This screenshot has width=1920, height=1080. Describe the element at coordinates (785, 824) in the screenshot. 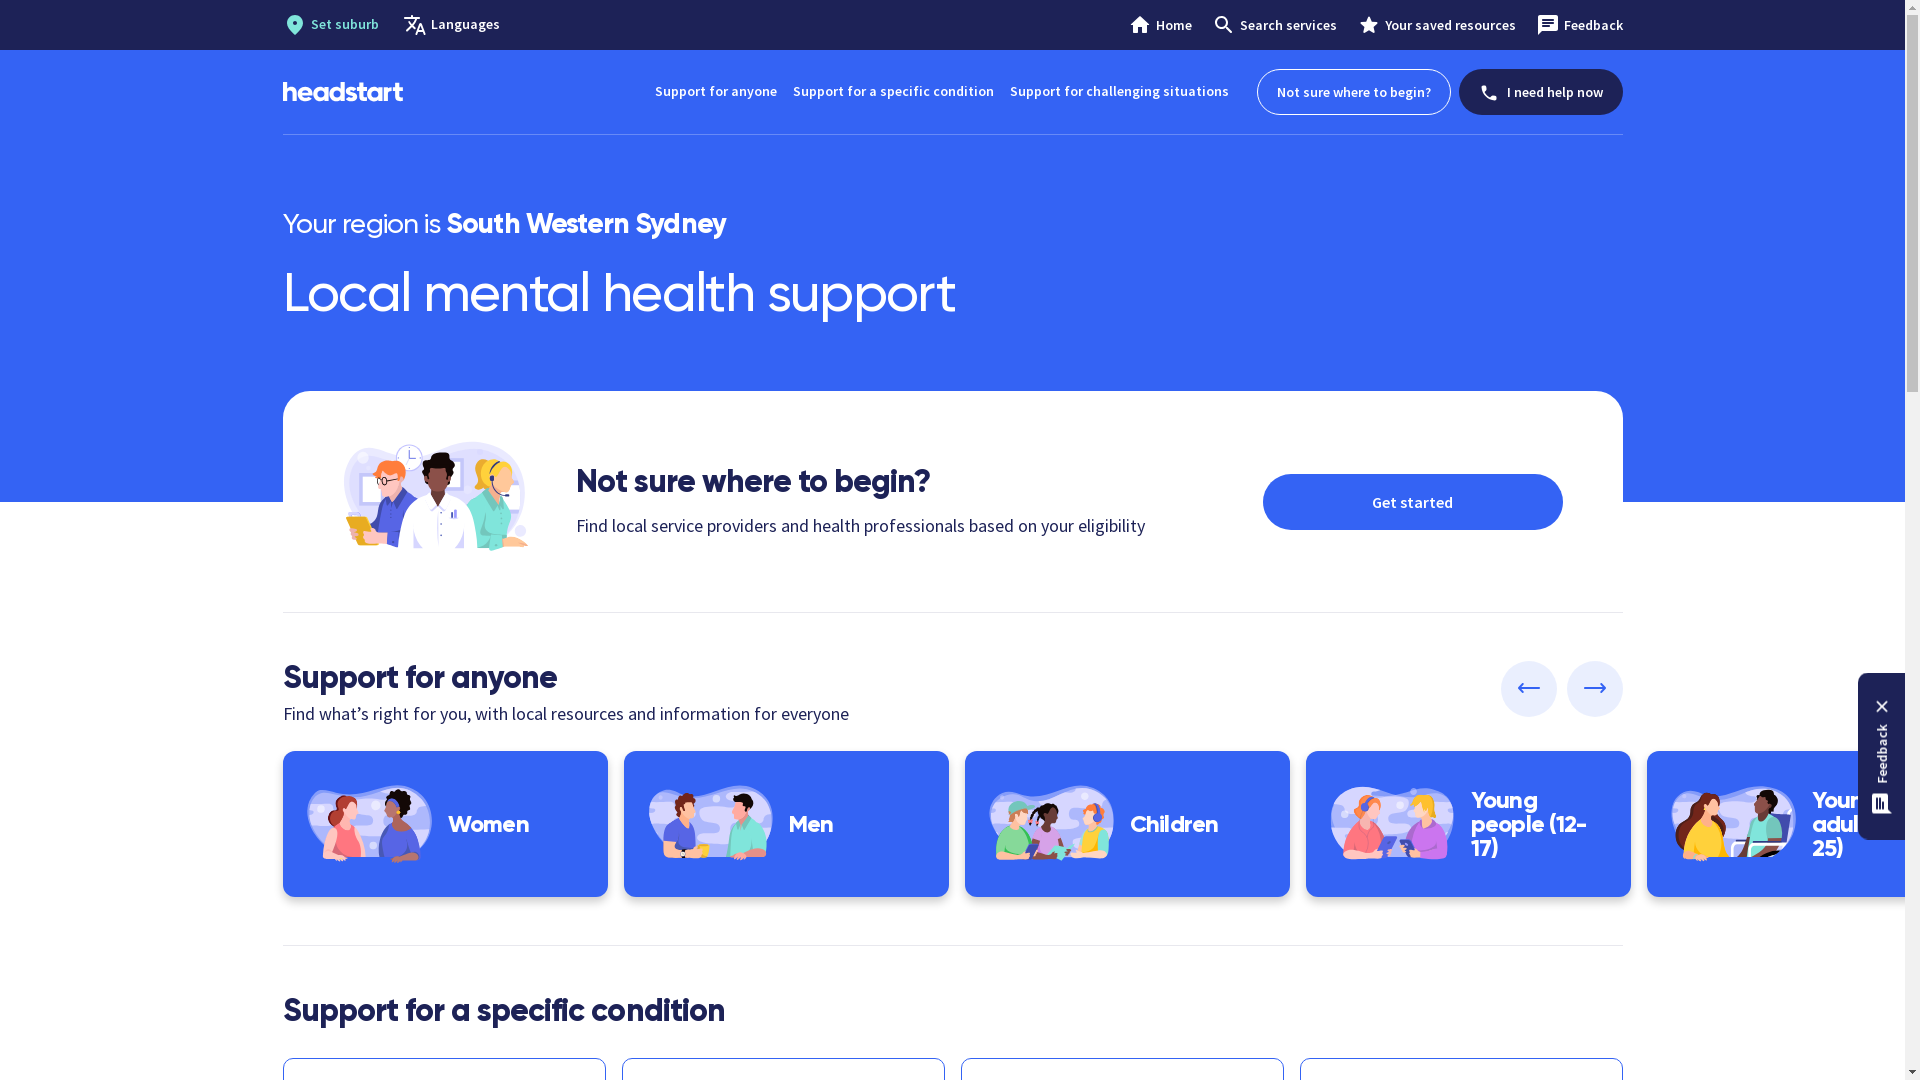

I see `'Men'` at that location.